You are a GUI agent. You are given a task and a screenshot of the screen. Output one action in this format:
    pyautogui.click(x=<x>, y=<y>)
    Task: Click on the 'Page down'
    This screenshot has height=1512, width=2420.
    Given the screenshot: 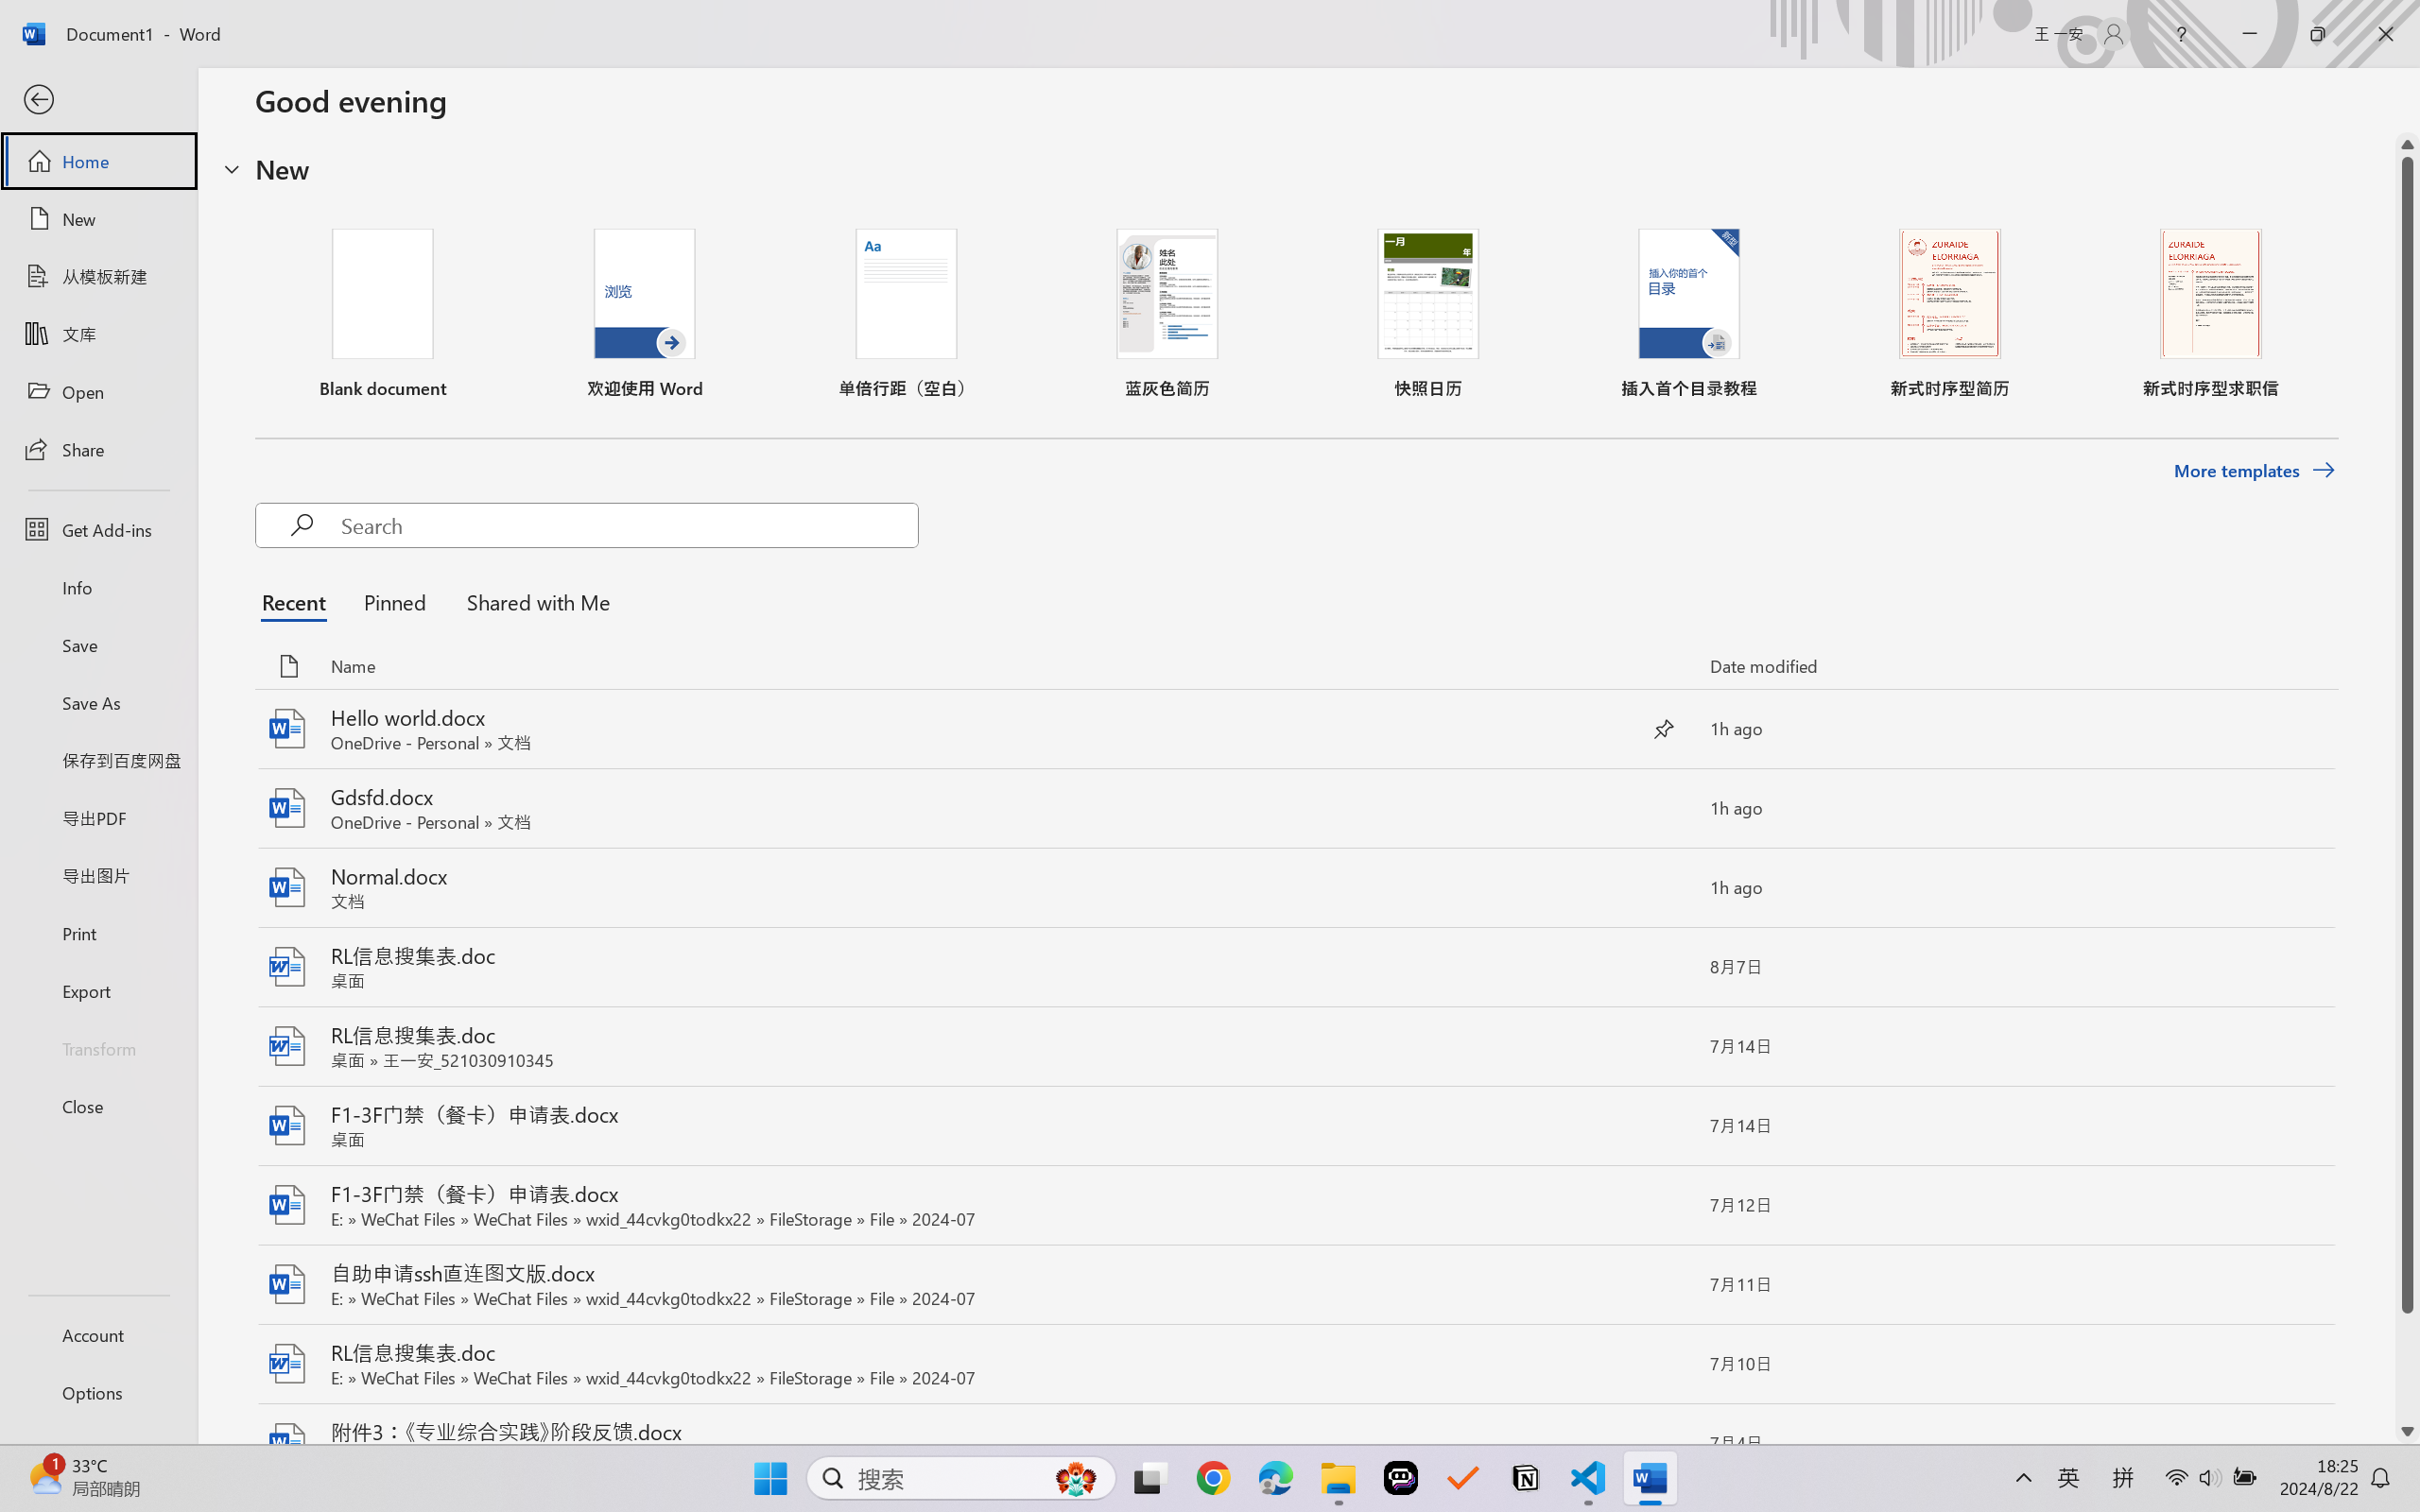 What is the action you would take?
    pyautogui.click(x=2407, y=1366)
    